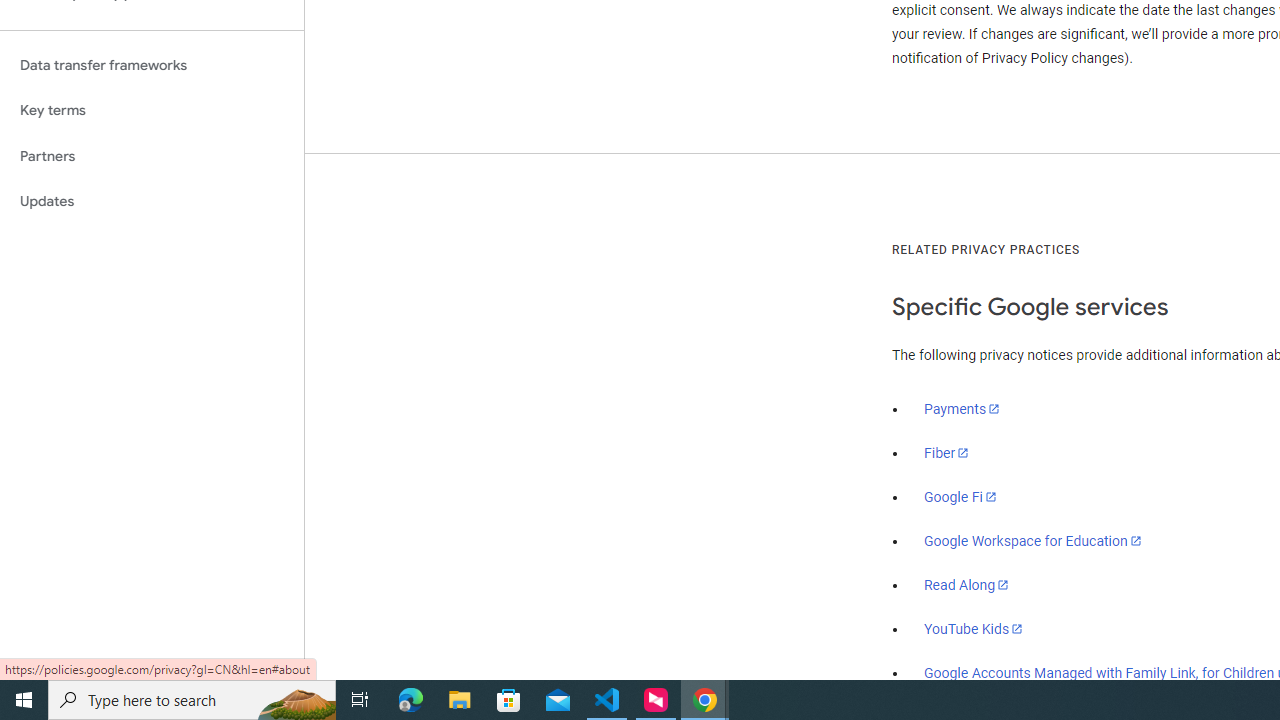 This screenshot has width=1280, height=720. I want to click on 'Data transfer frameworks', so click(151, 64).